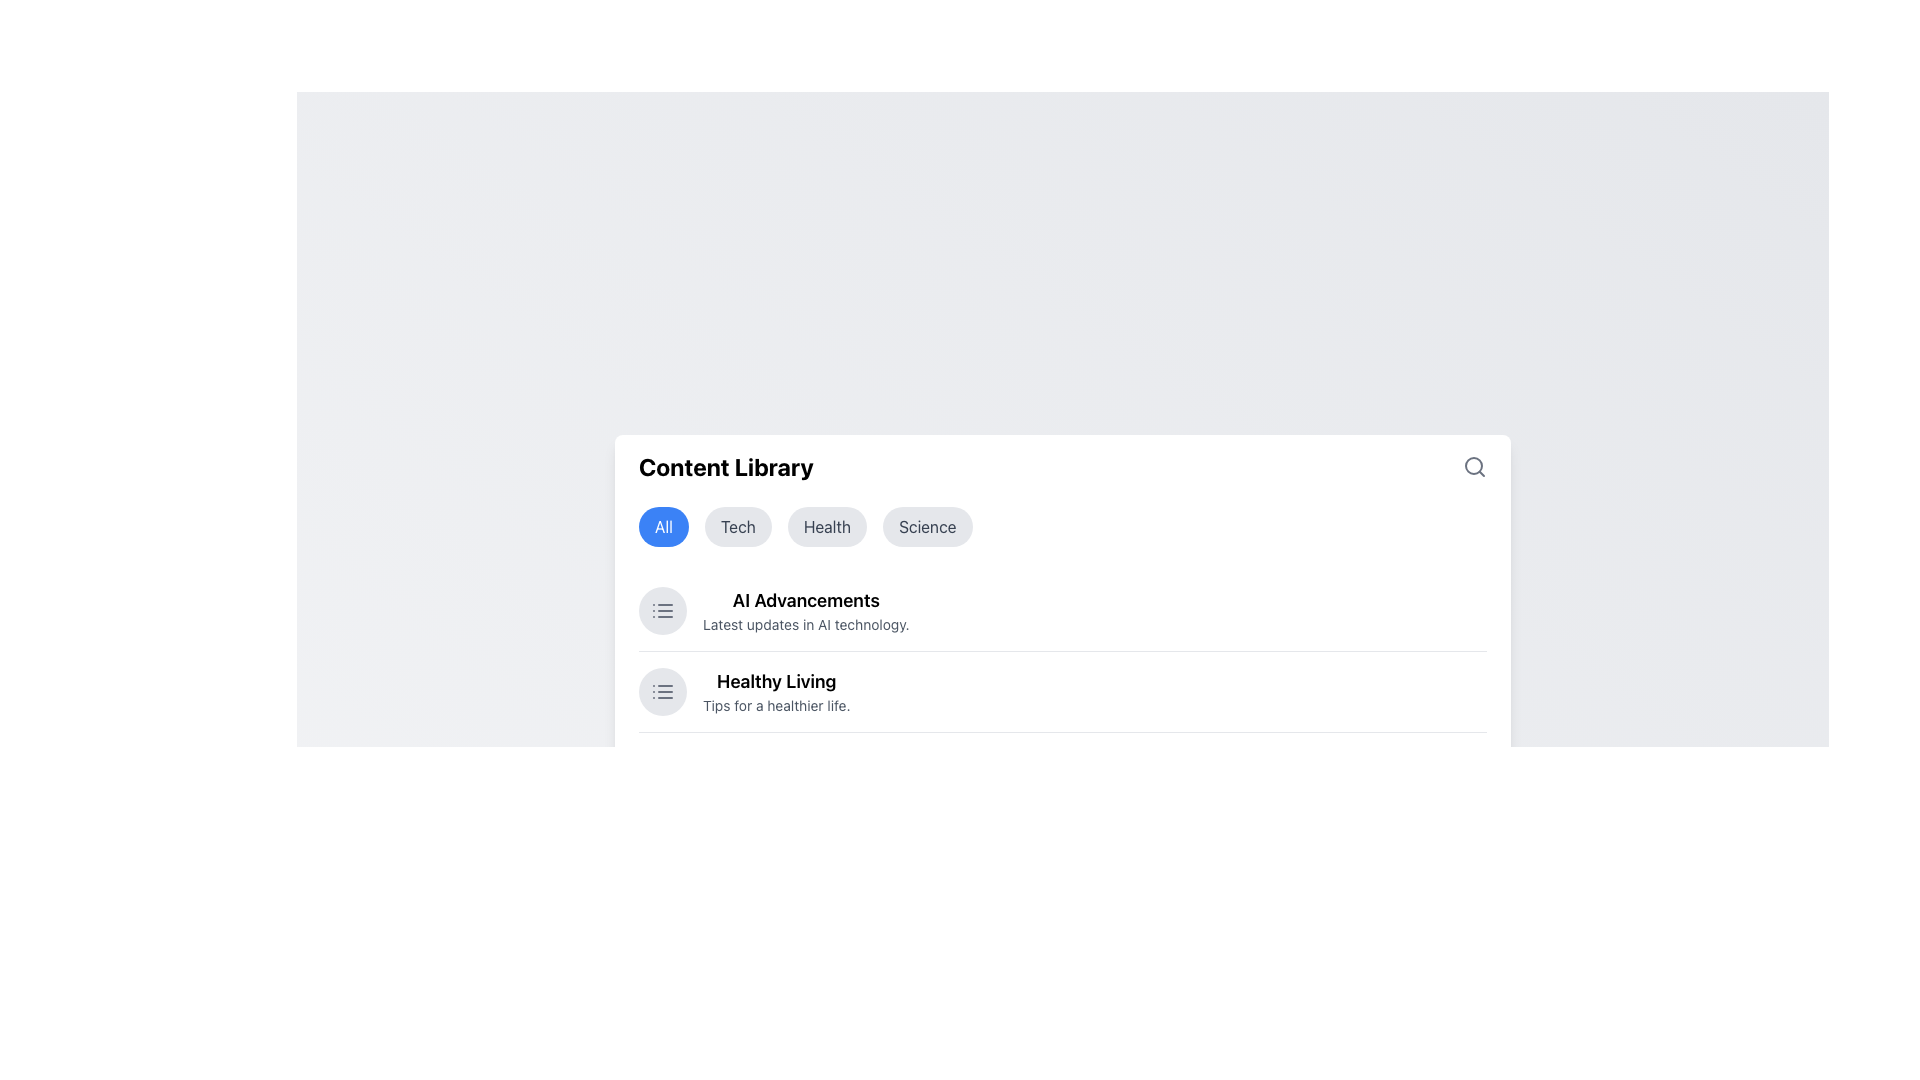 This screenshot has width=1920, height=1080. I want to click on the text label providing a descriptive summary for 'AI Advancements', located directly below the title in the upper right section of the interface, so click(806, 623).